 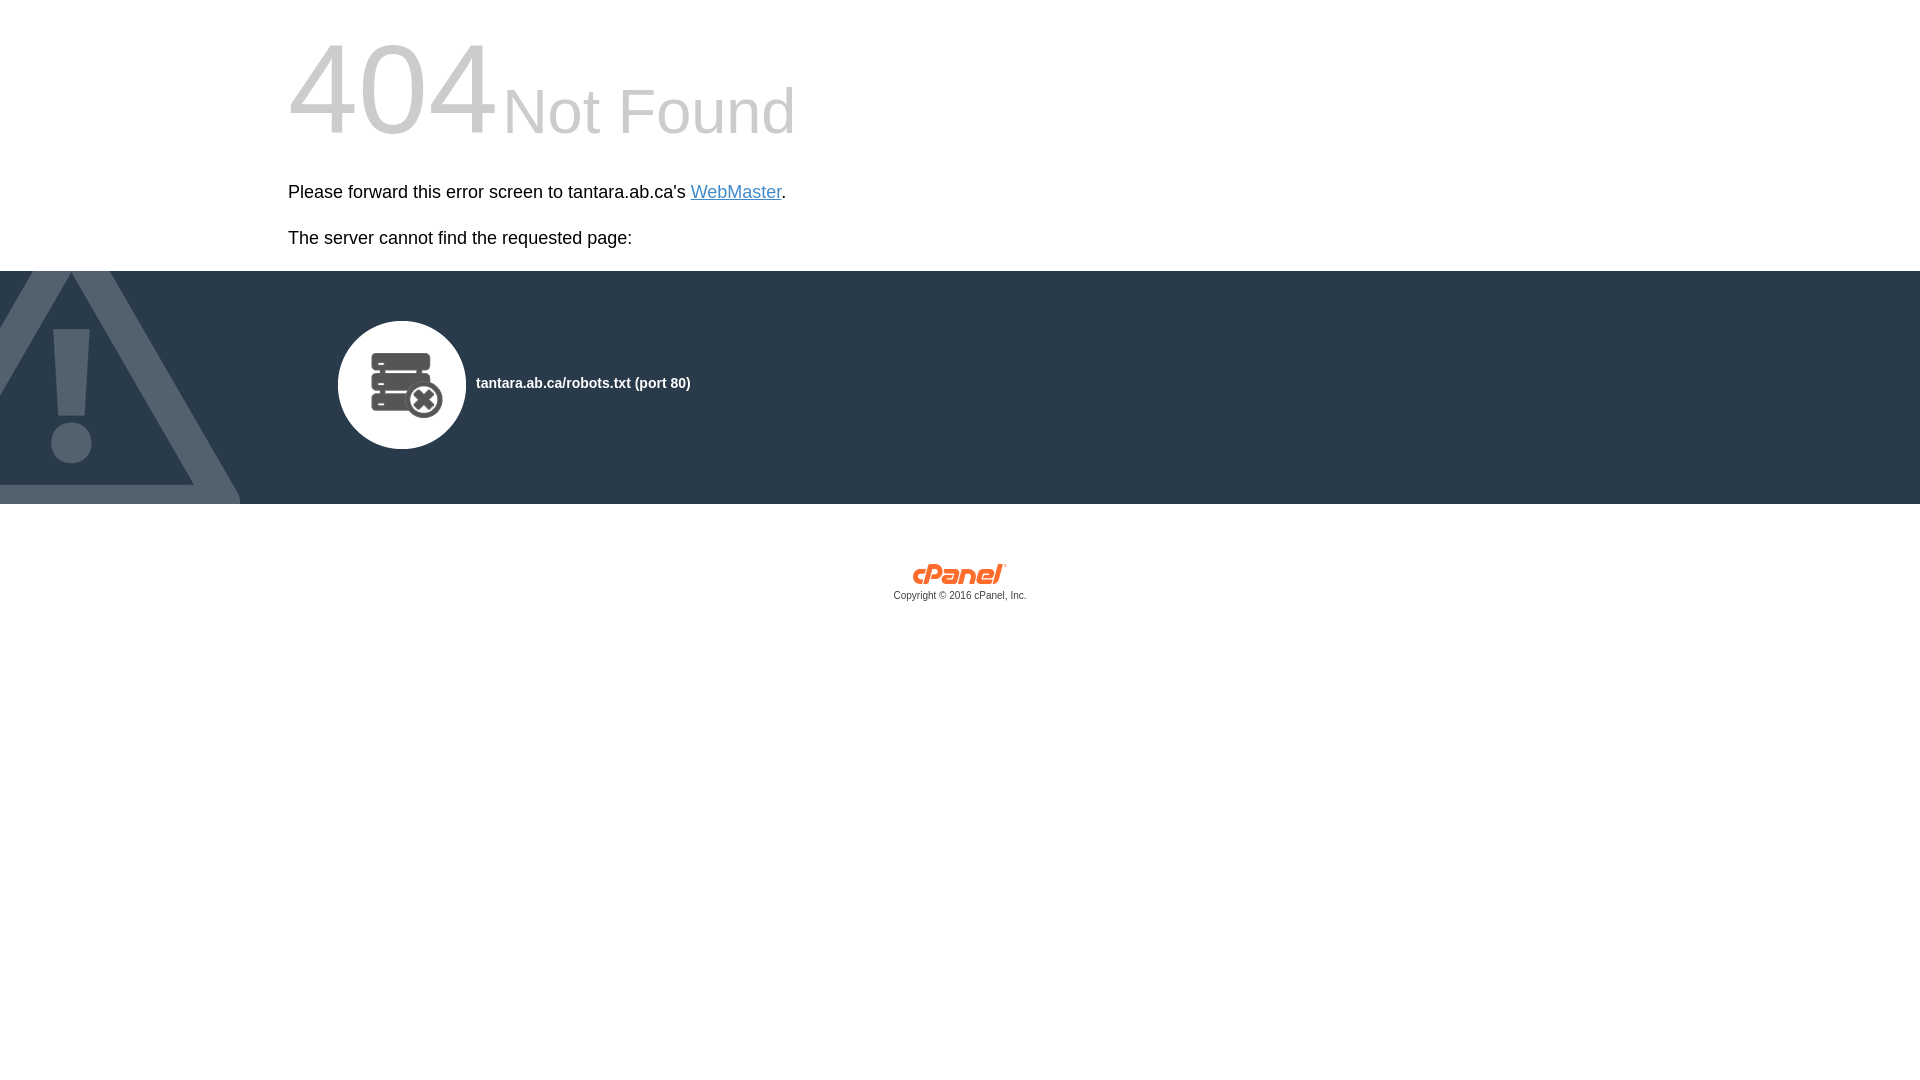 What do you see at coordinates (735, 192) in the screenshot?
I see `'WebMaster'` at bounding box center [735, 192].